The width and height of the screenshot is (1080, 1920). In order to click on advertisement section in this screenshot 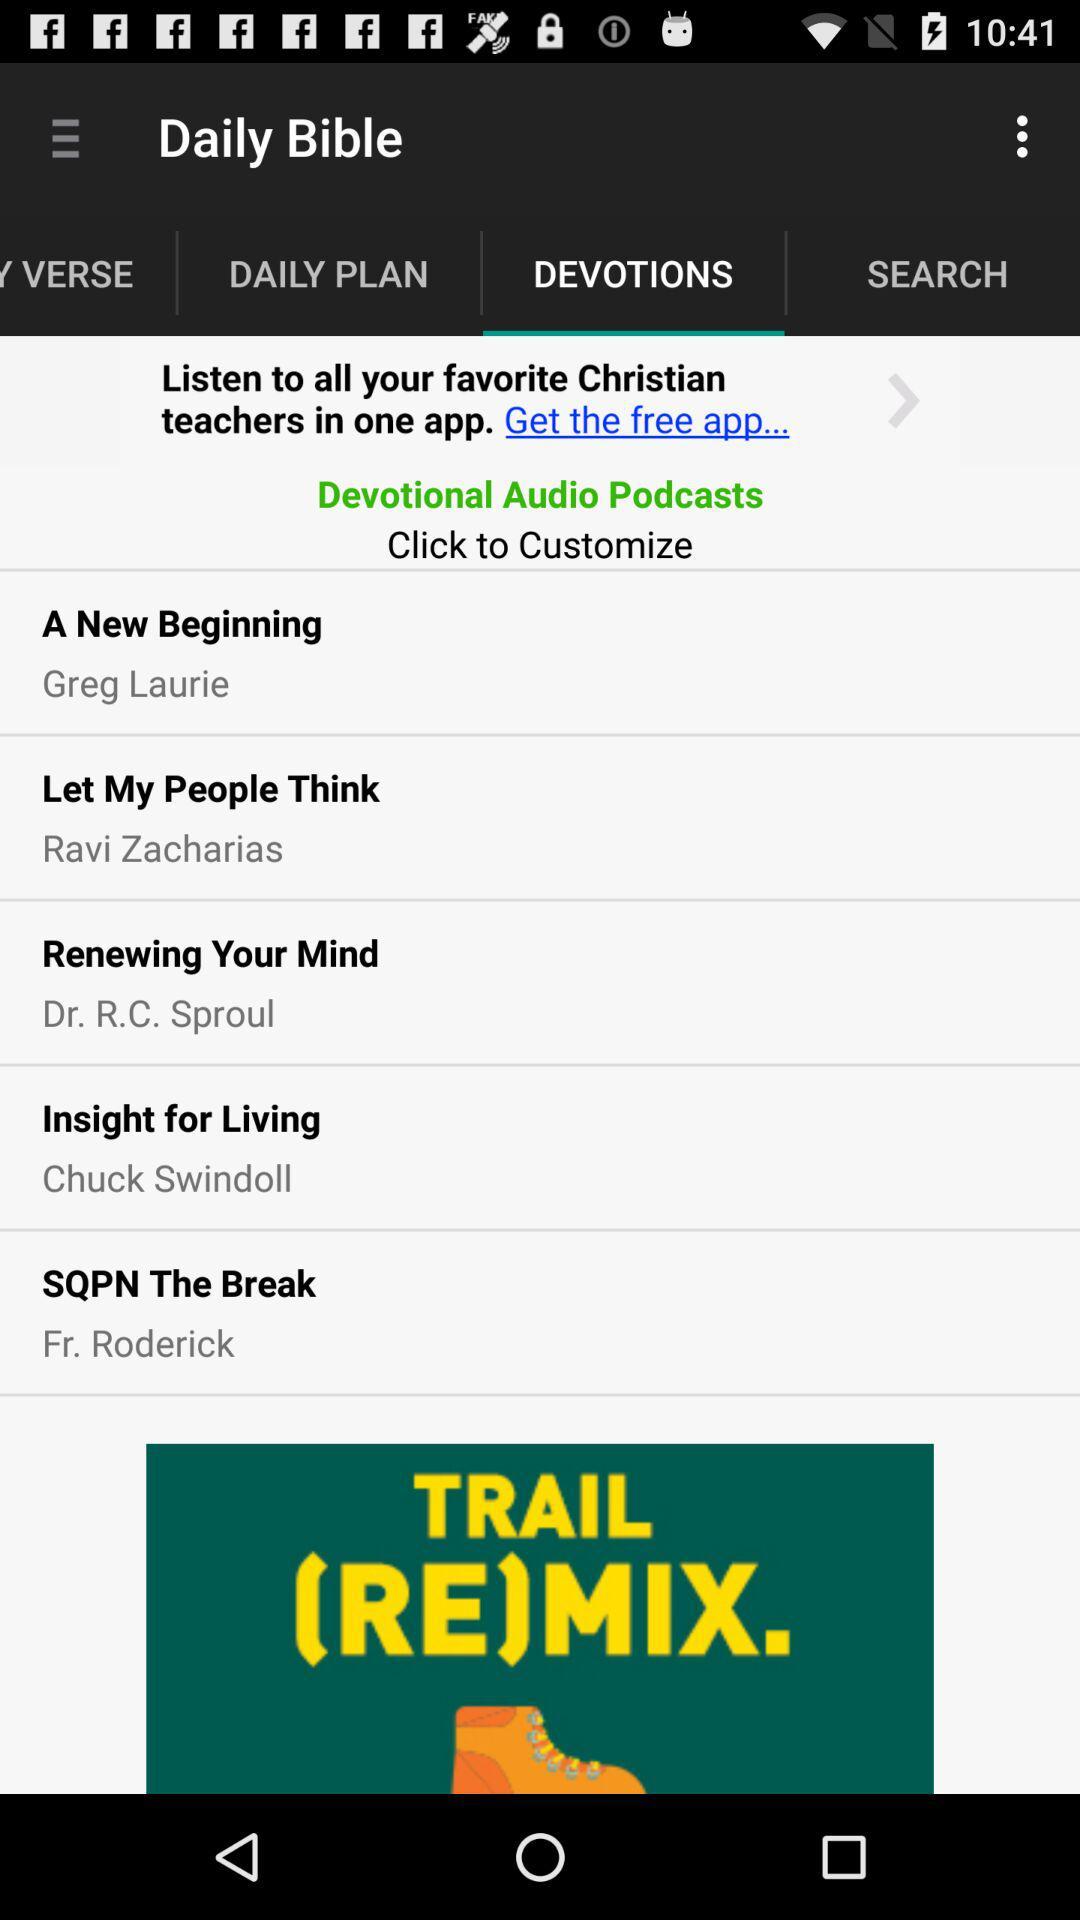, I will do `click(540, 400)`.